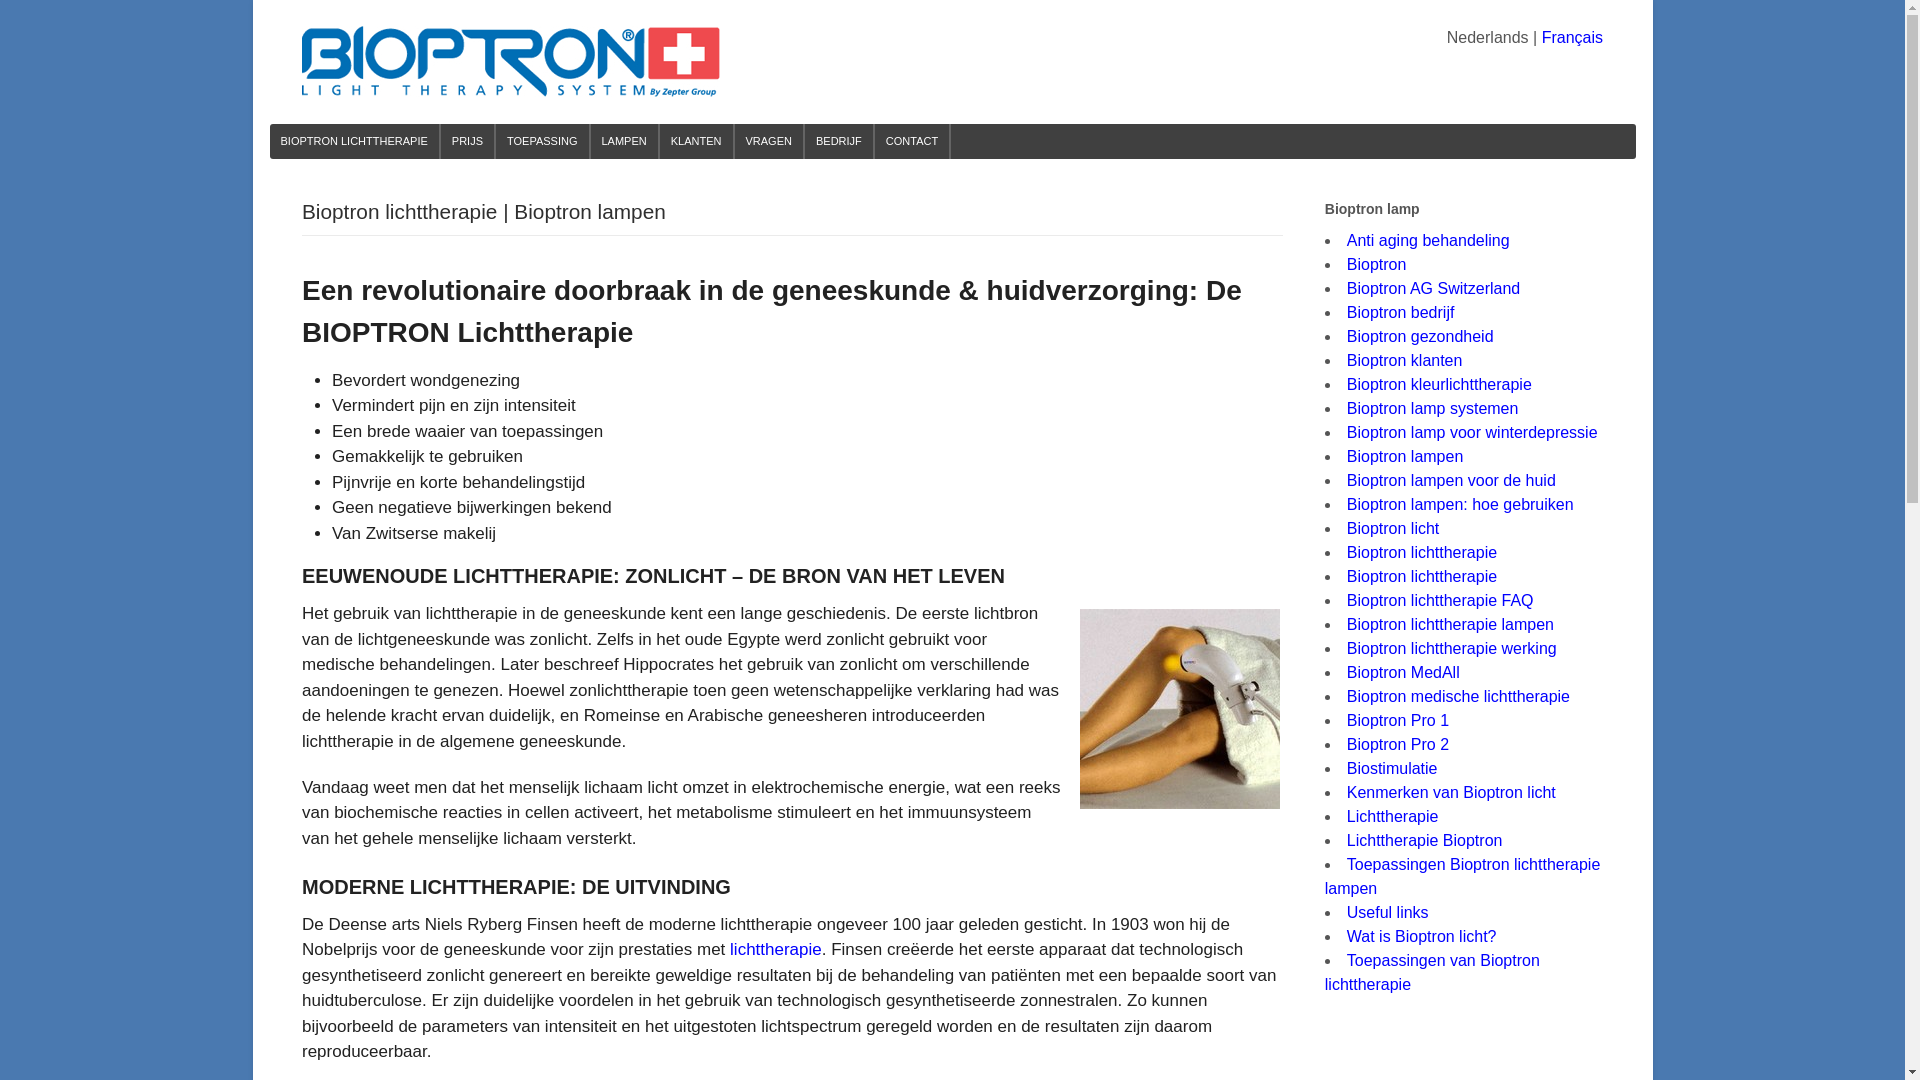 This screenshot has height=1080, width=1920. What do you see at coordinates (1427, 239) in the screenshot?
I see `'Anti aging behandeling'` at bounding box center [1427, 239].